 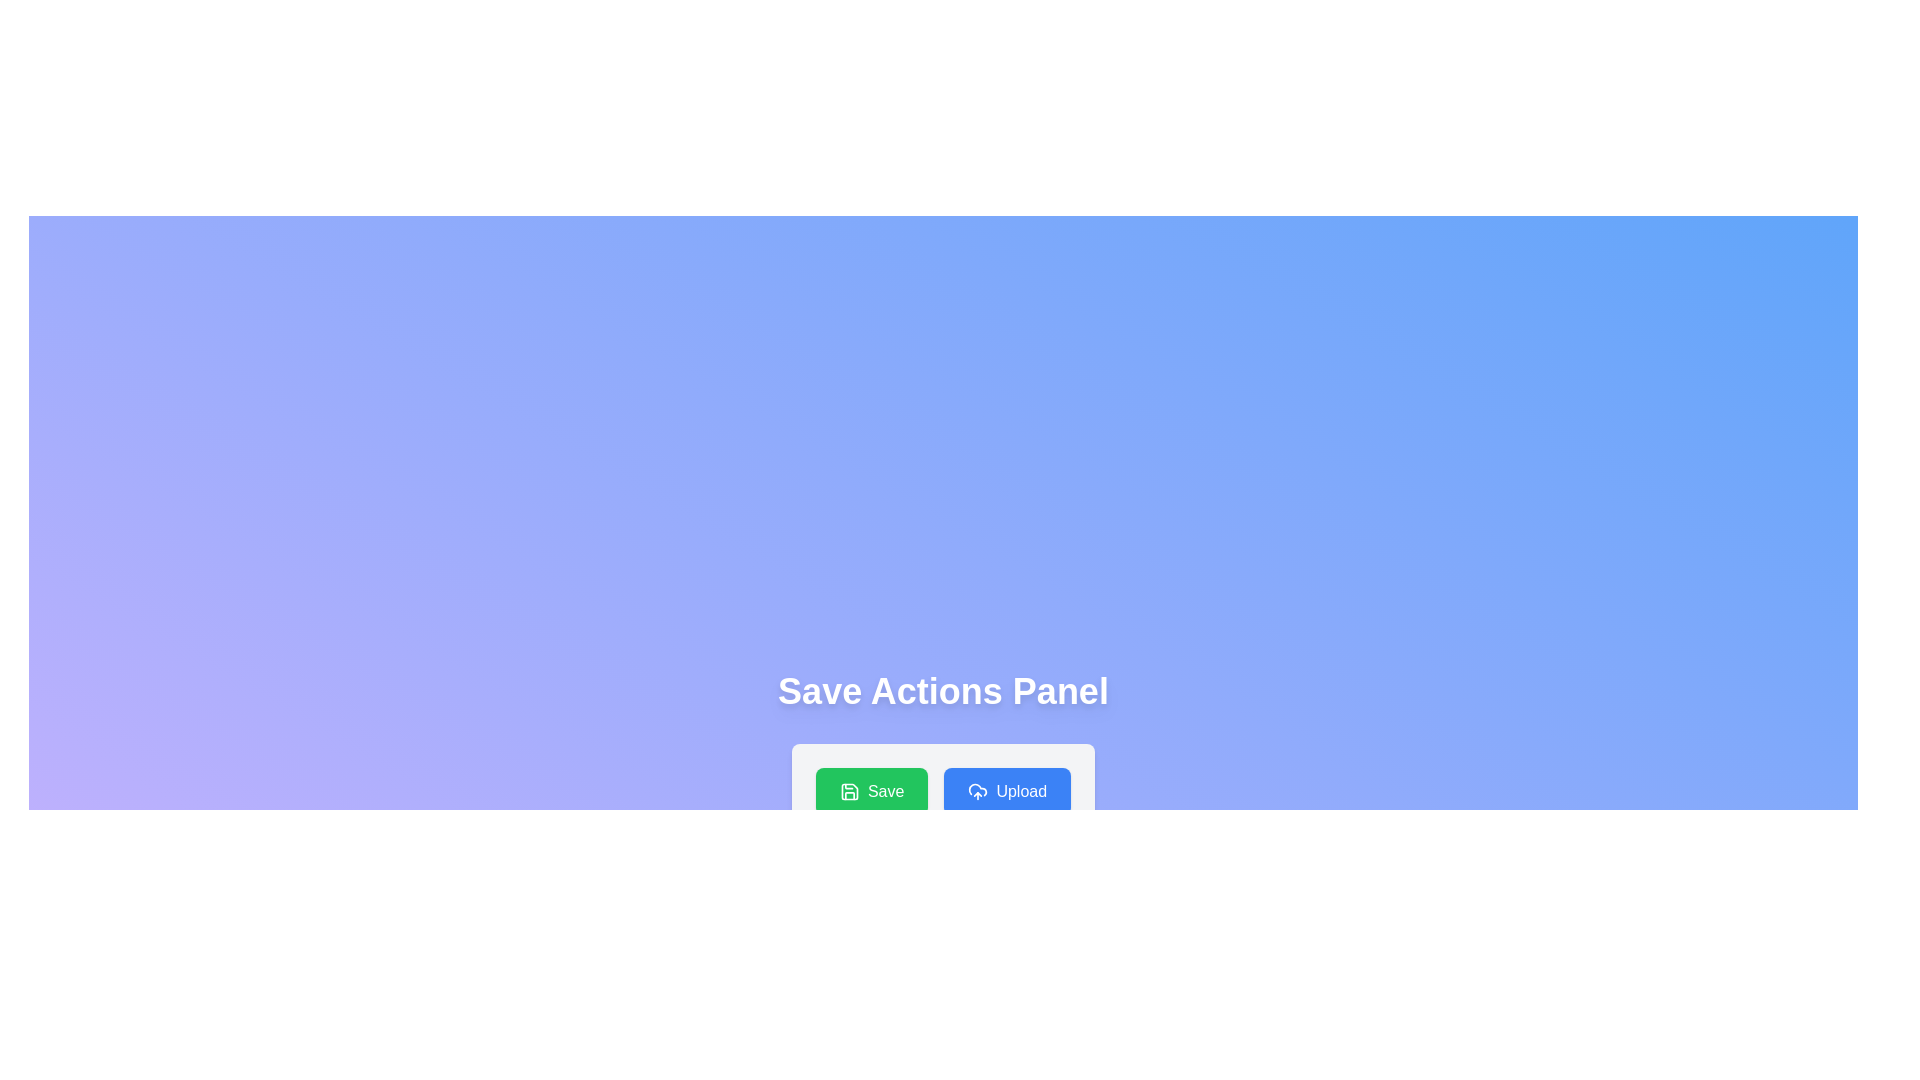 I want to click on the 'Save' button text label, so click(x=885, y=790).